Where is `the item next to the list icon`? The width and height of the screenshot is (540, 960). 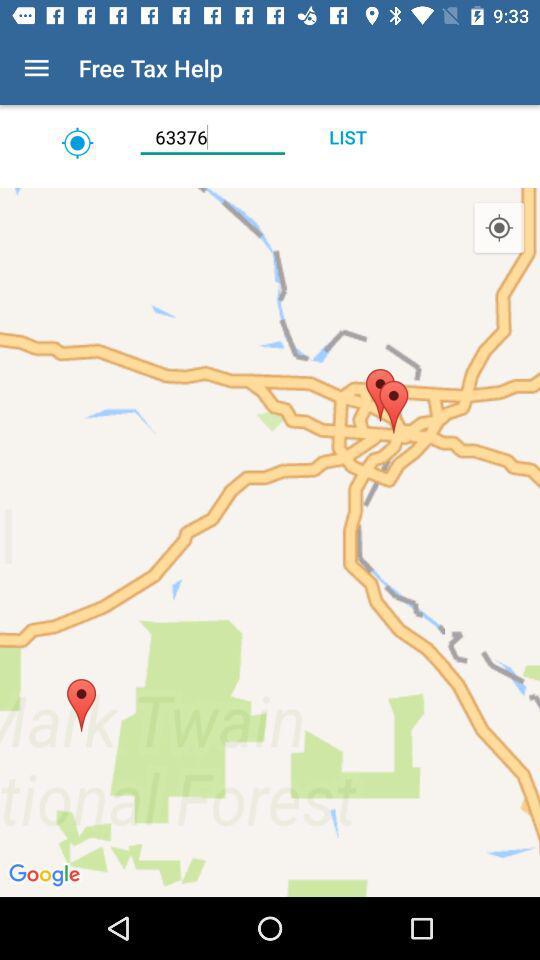 the item next to the list icon is located at coordinates (211, 136).